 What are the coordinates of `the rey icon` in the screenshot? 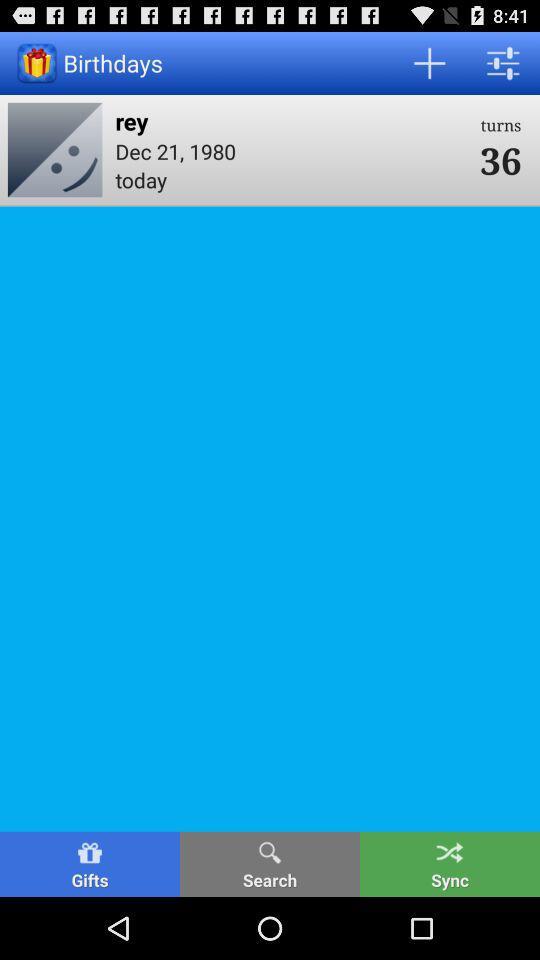 It's located at (290, 120).